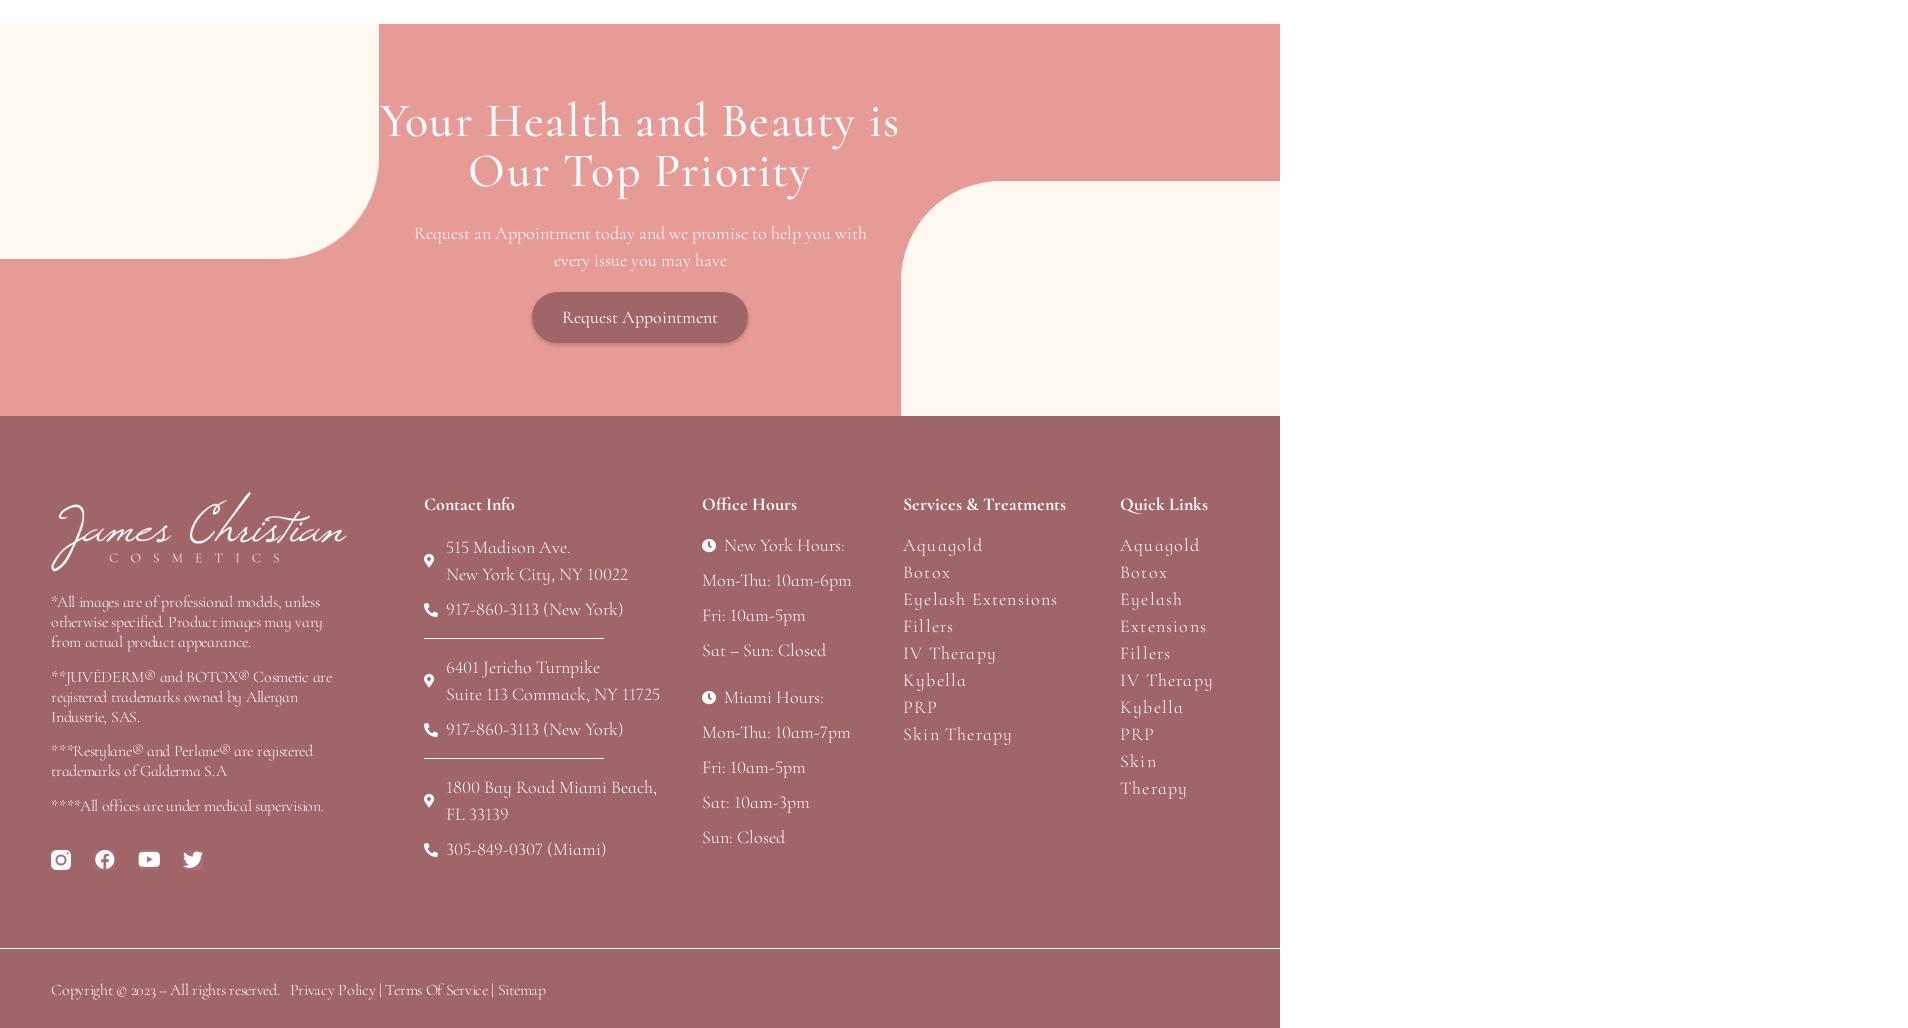  What do you see at coordinates (754, 802) in the screenshot?
I see `'Sat: 10am-3pm'` at bounding box center [754, 802].